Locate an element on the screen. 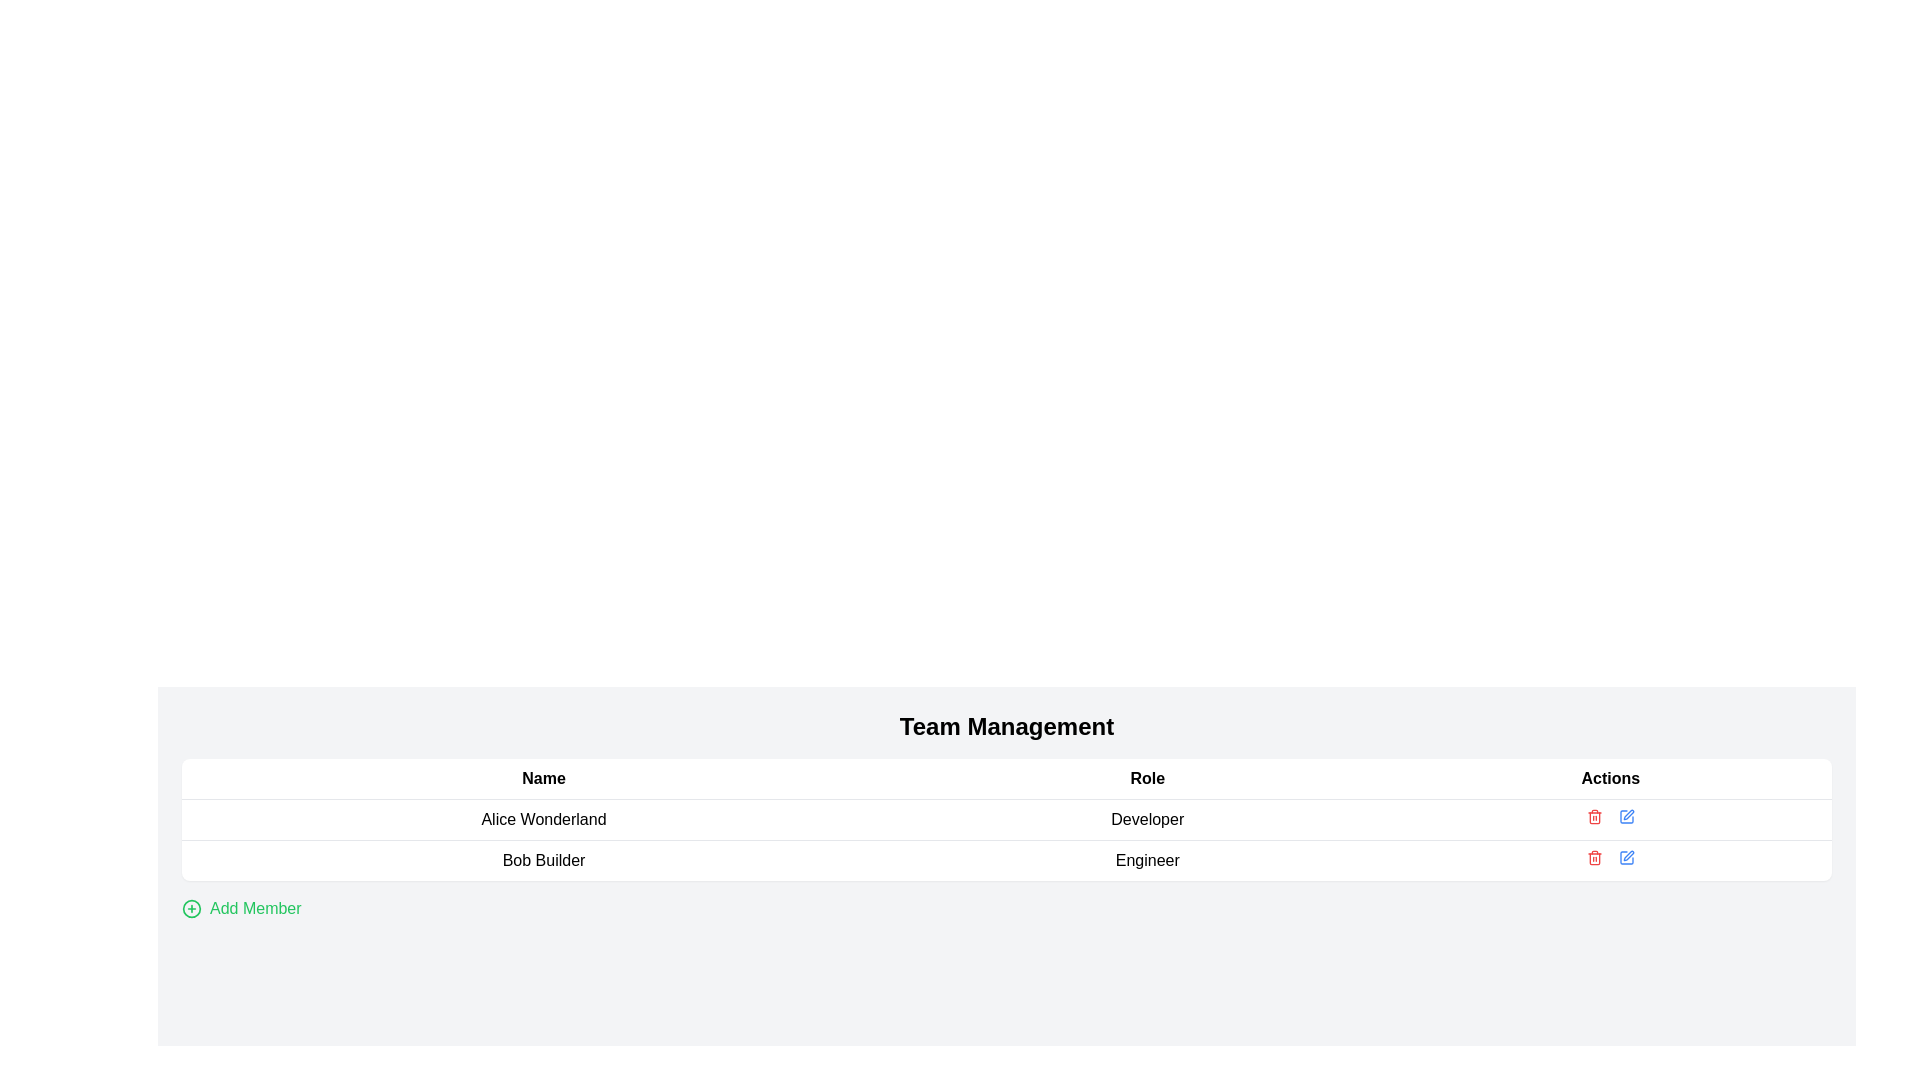  the icon that resembles a pen over a square, located in the rightmost column of the last row of the table, associated with the 'Actions' for 'Bob Builder - Engineer' is located at coordinates (1626, 856).